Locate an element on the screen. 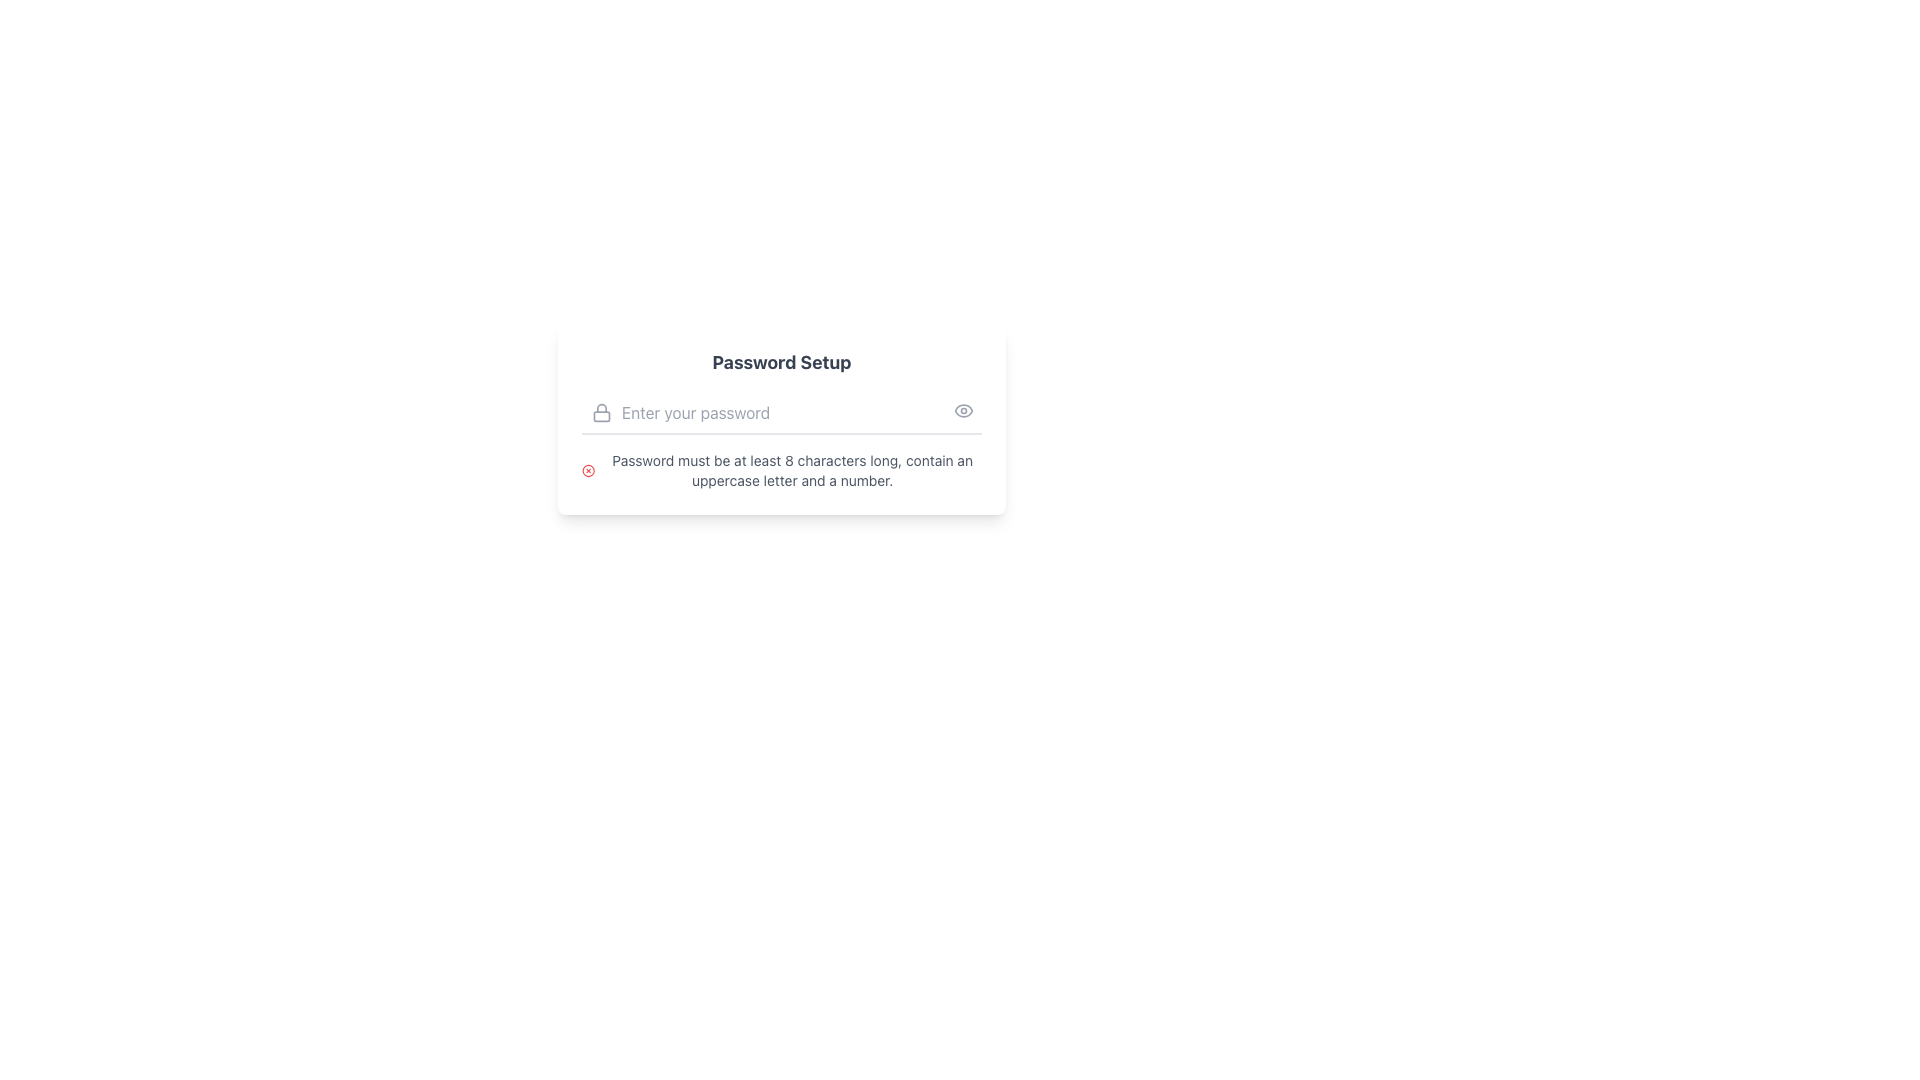 This screenshot has height=1080, width=1920. the text element that states 'Password must be at least 8 characters long, contain an uppercase letter and a number.' which is styled in gray and located below the password input field is located at coordinates (781, 470).